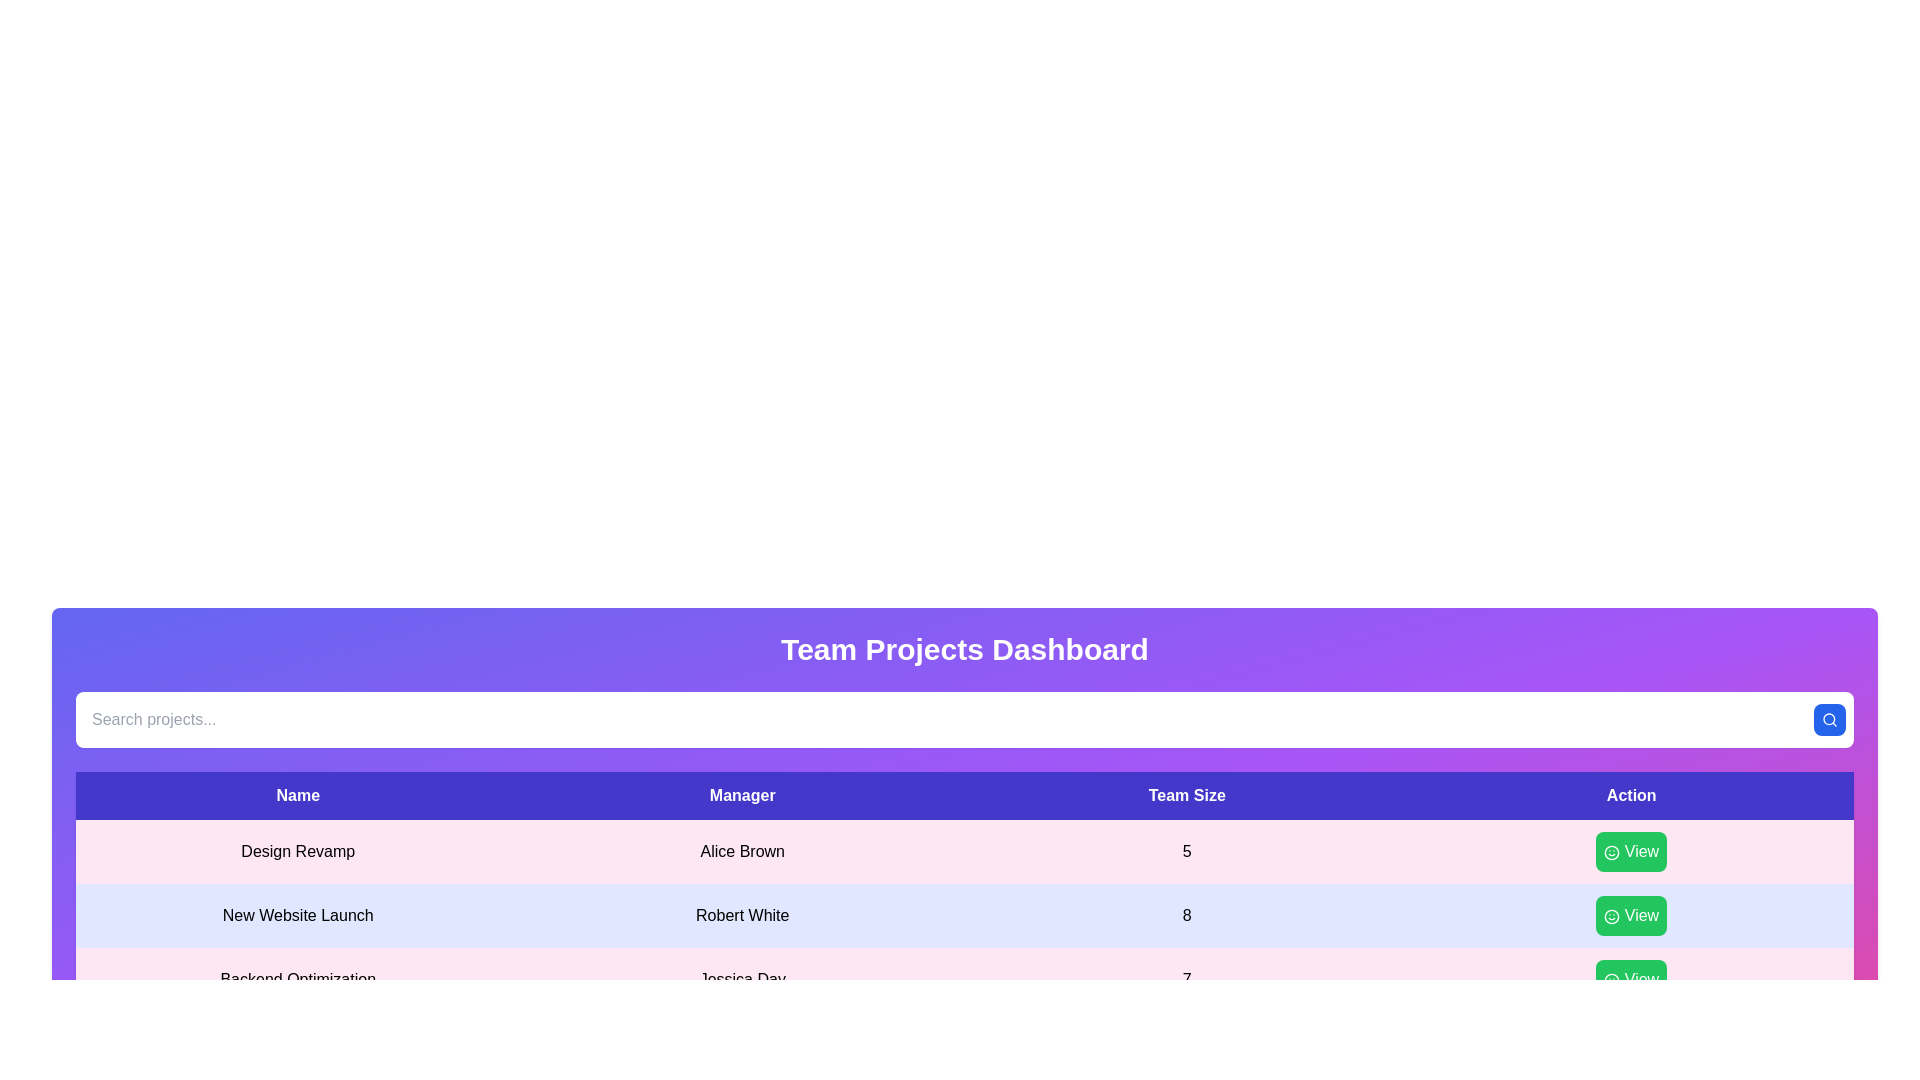 The width and height of the screenshot is (1920, 1080). I want to click on the decorative icon located to the left of the 'View' button in the 'Action' column of the 'Backend Optimization' row, so click(1612, 979).